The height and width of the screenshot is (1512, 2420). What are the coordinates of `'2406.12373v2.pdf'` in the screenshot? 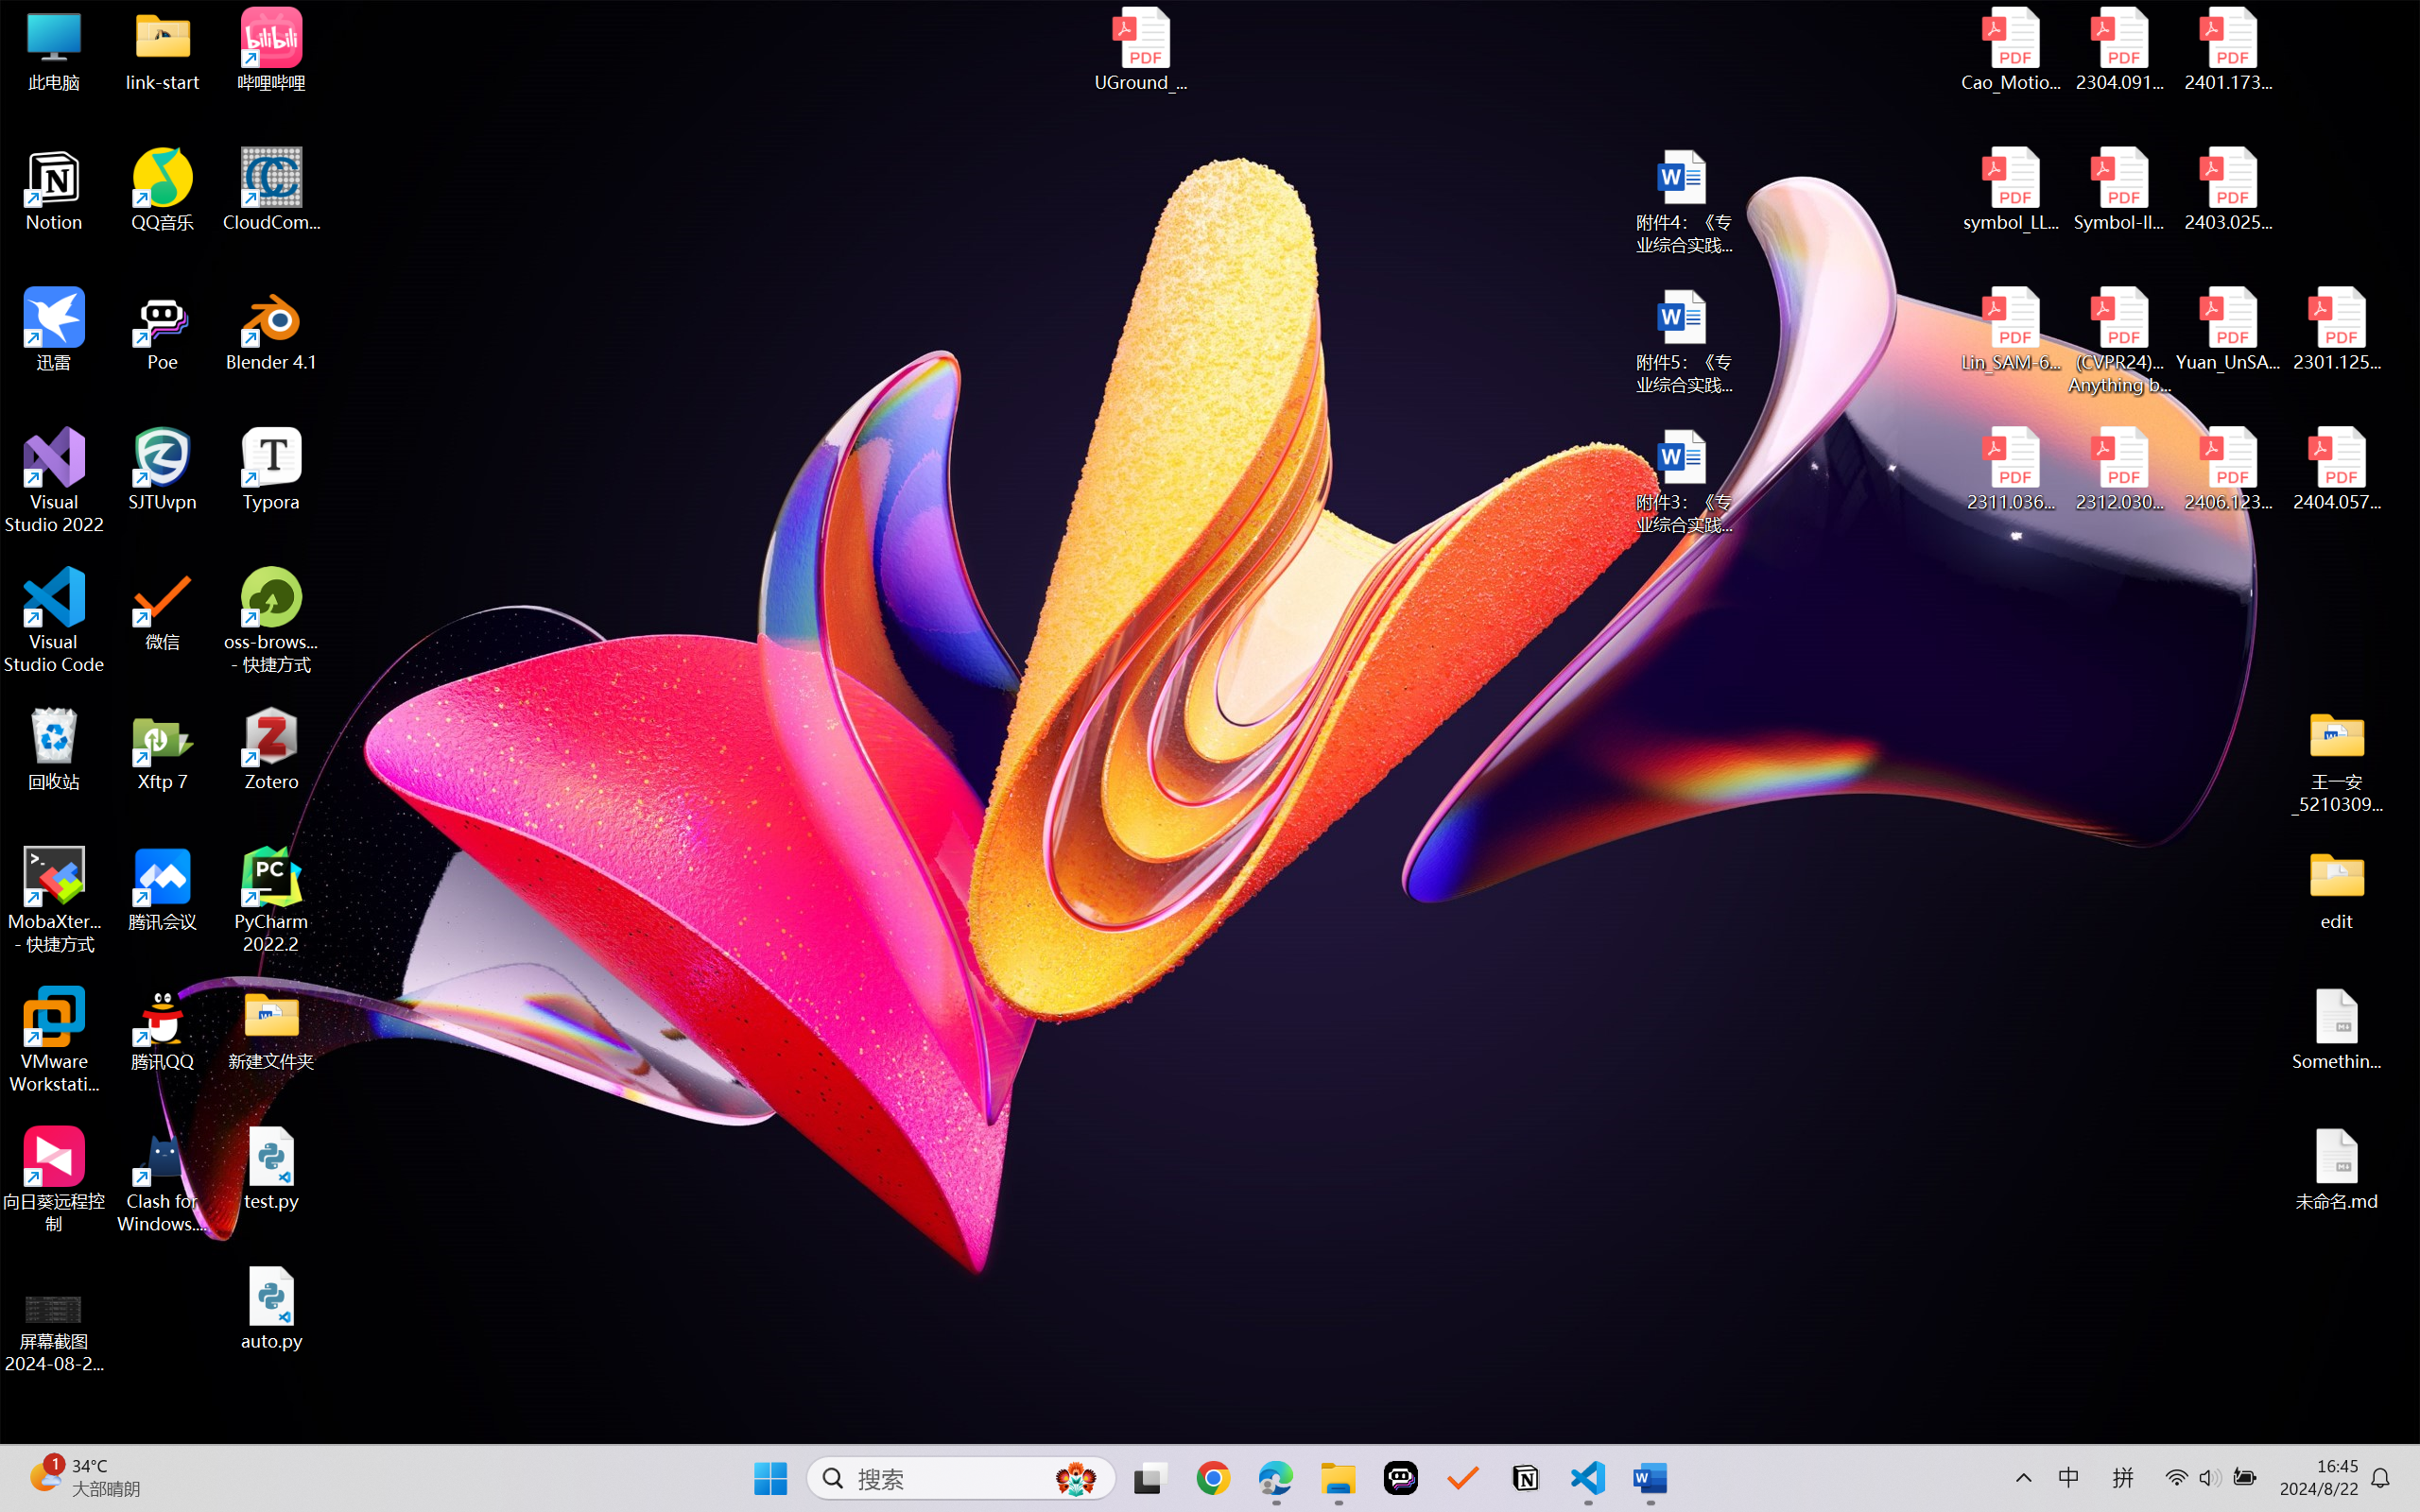 It's located at (2226, 469).